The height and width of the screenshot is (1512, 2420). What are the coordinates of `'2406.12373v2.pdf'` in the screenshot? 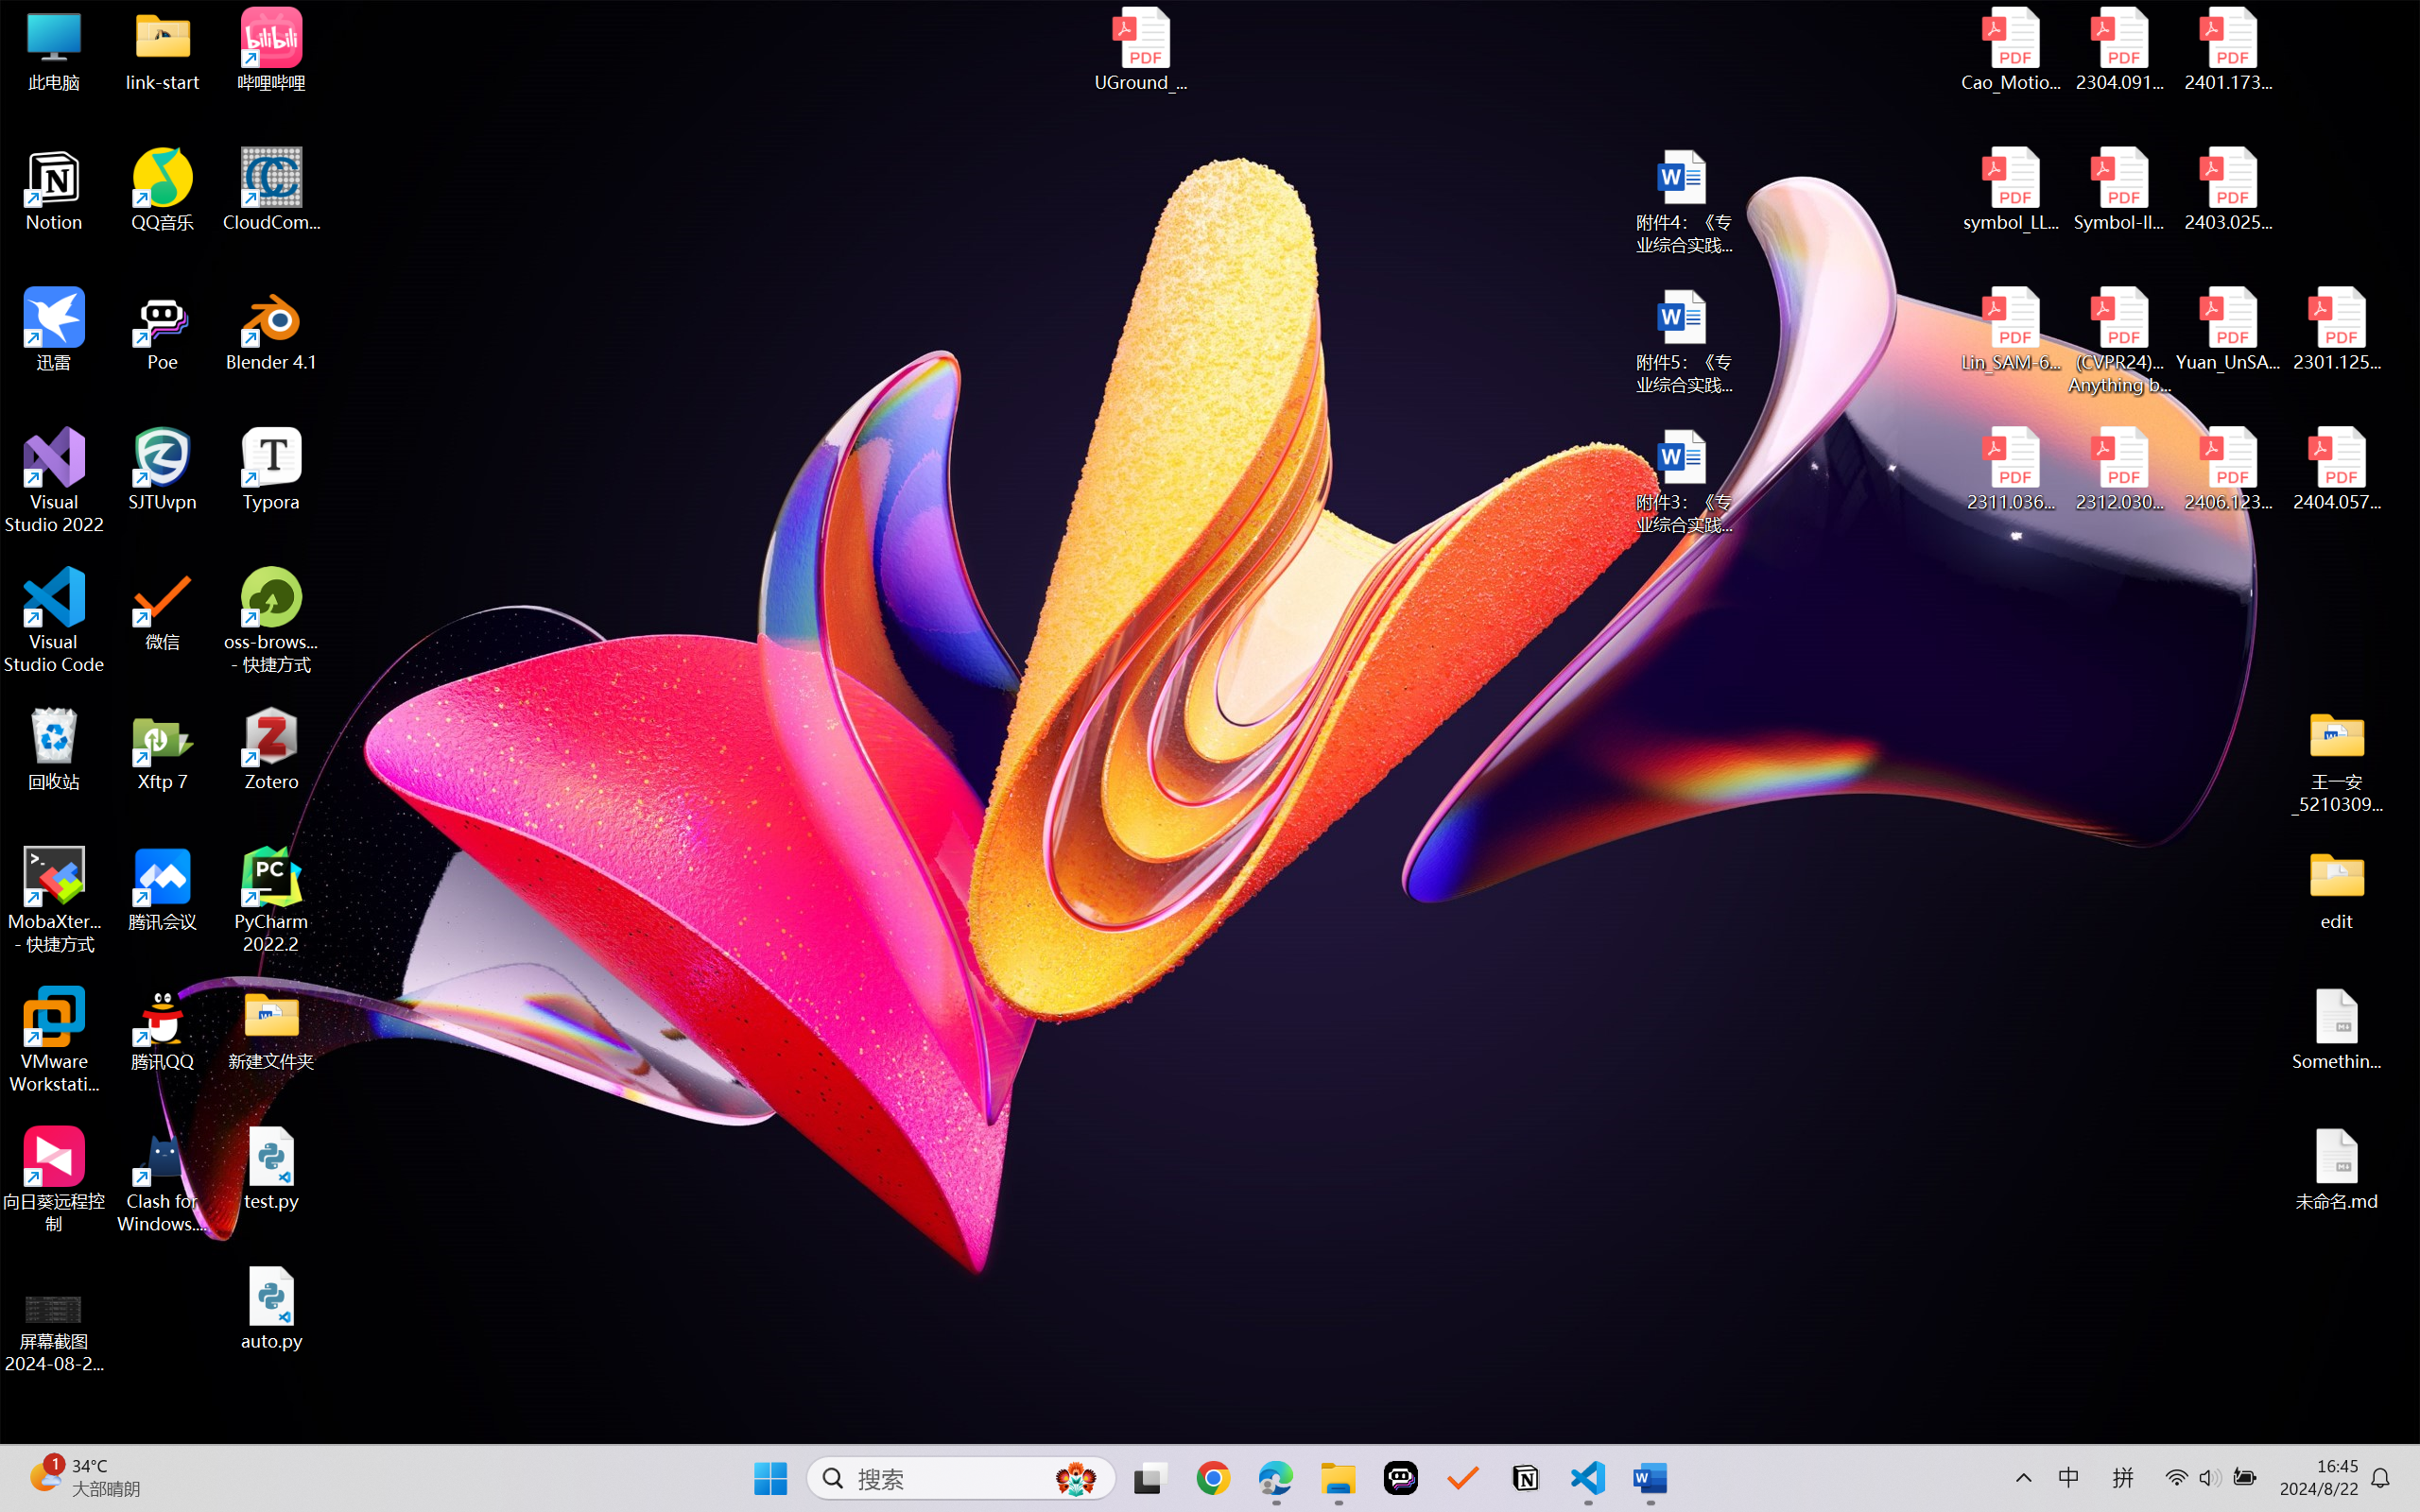 It's located at (2226, 469).